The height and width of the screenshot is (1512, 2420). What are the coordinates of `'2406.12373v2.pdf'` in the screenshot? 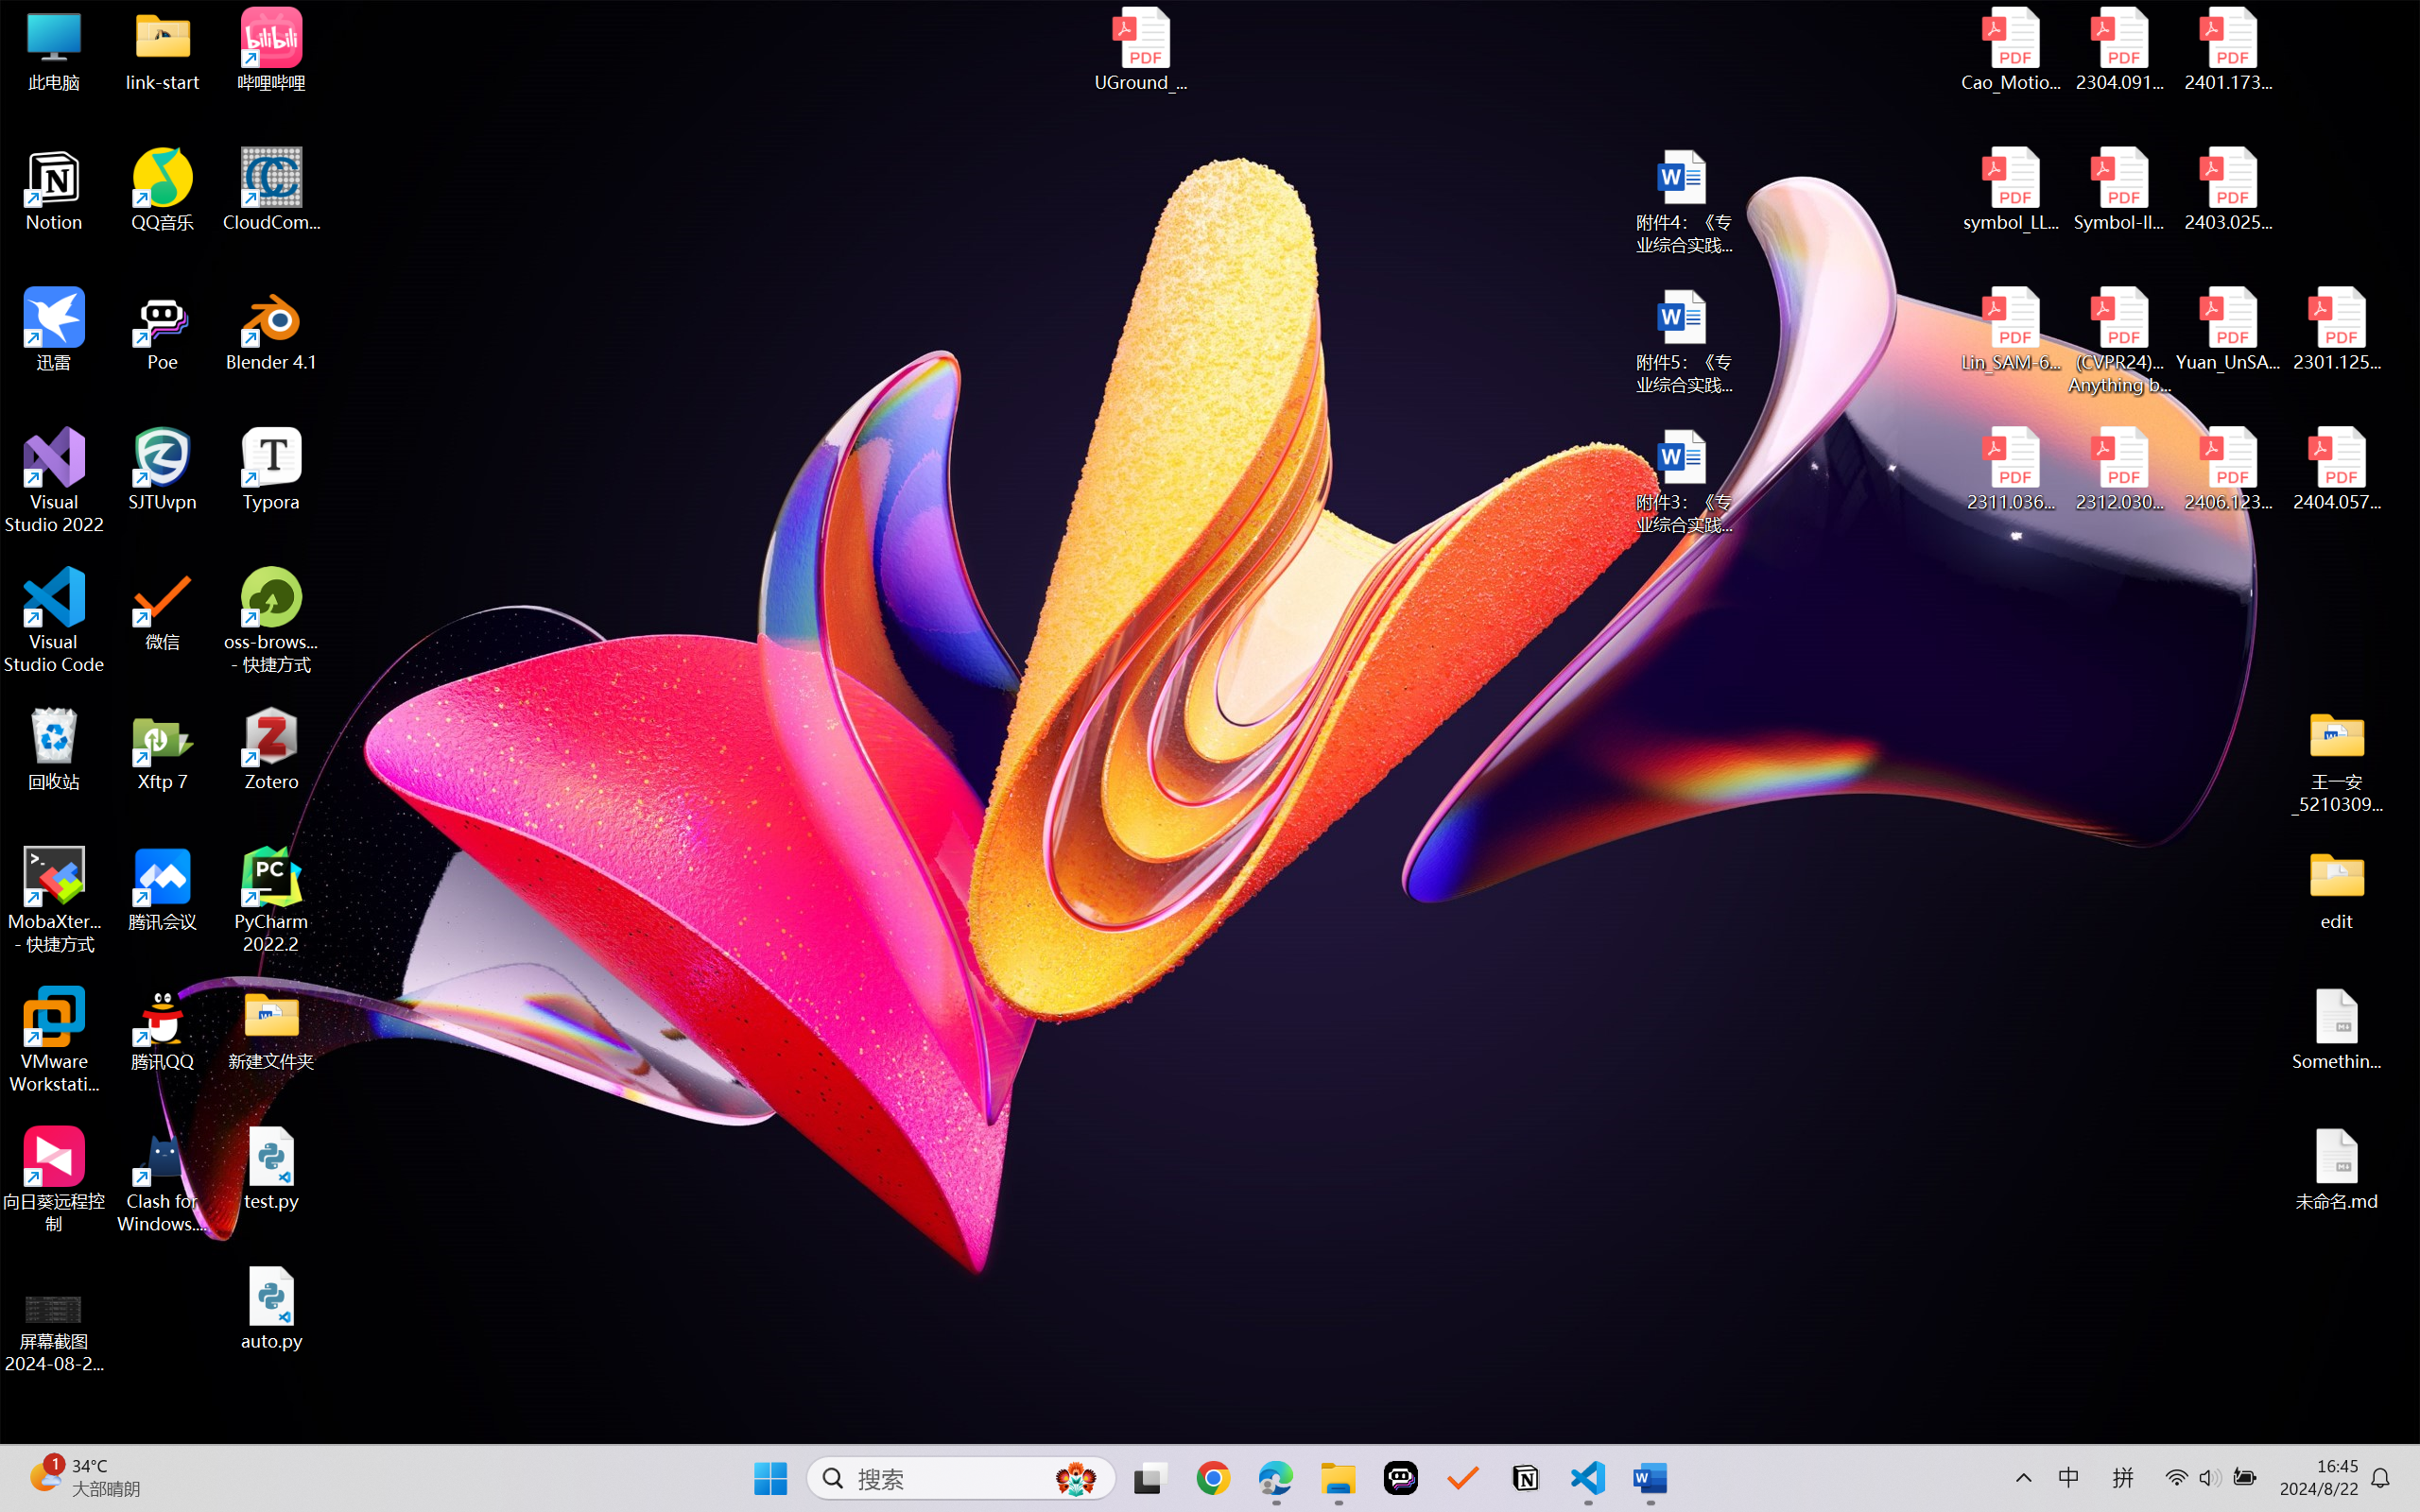 It's located at (2226, 469).